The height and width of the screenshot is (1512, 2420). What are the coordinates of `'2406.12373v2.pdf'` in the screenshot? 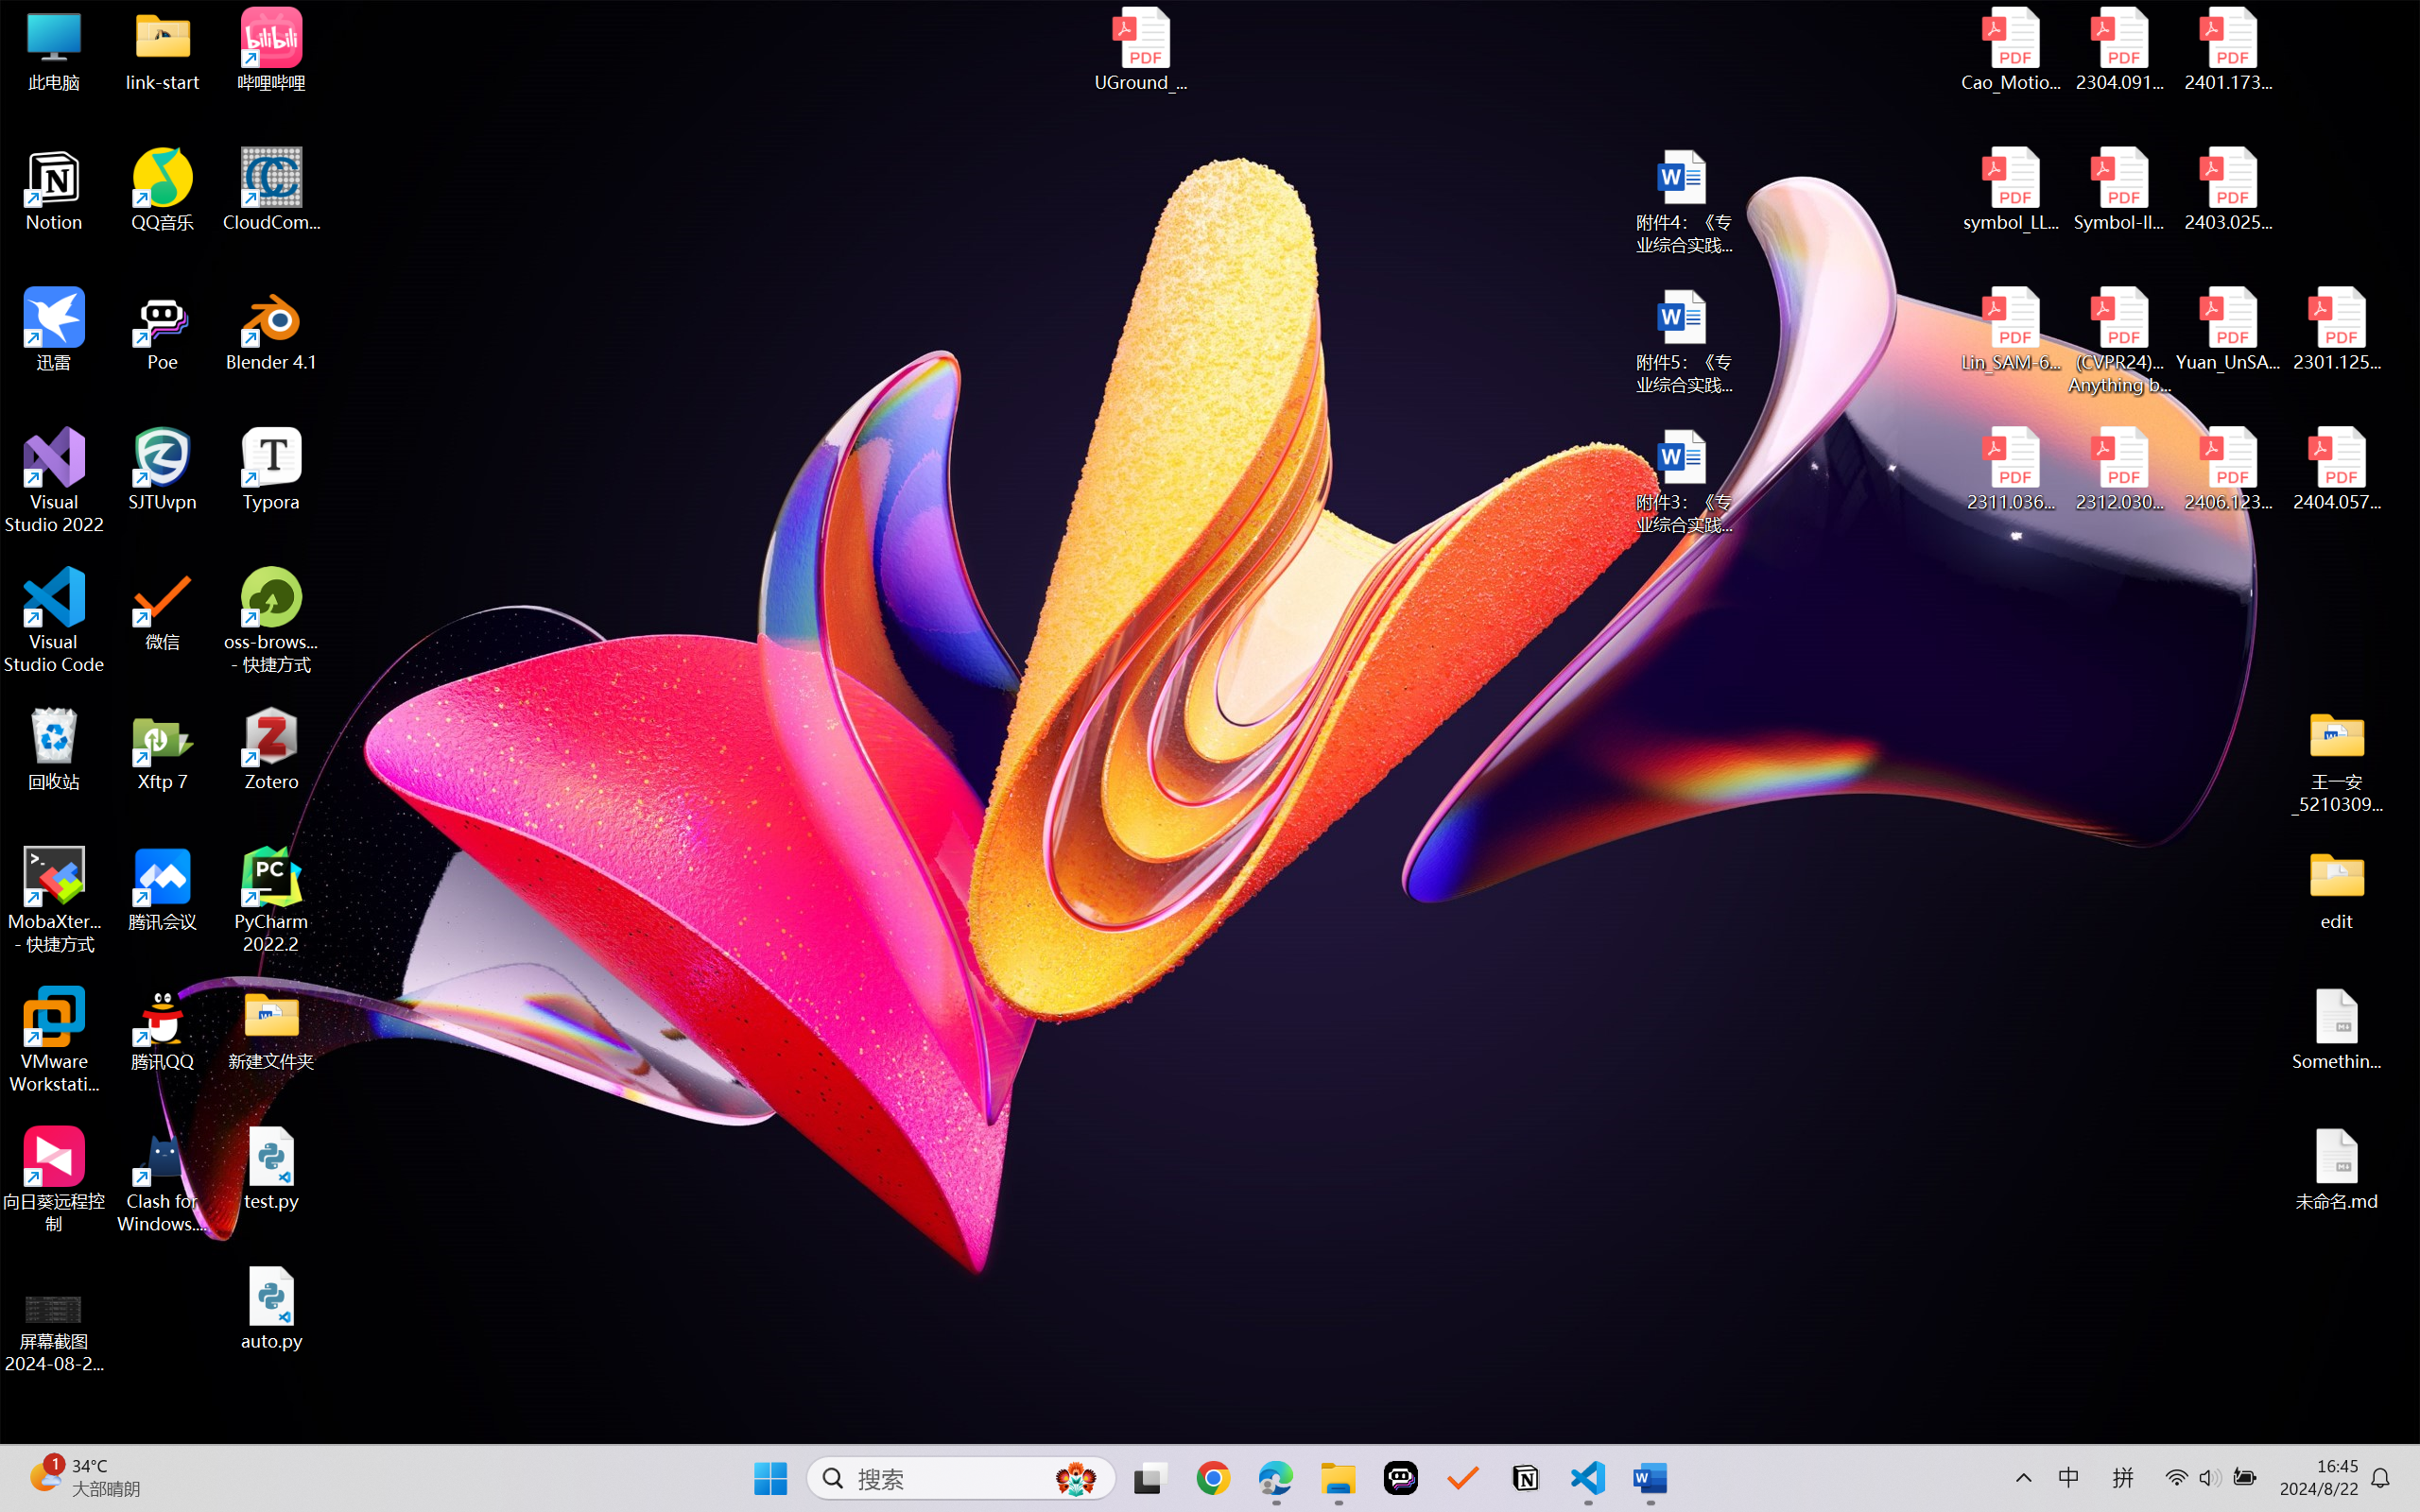 It's located at (2226, 469).